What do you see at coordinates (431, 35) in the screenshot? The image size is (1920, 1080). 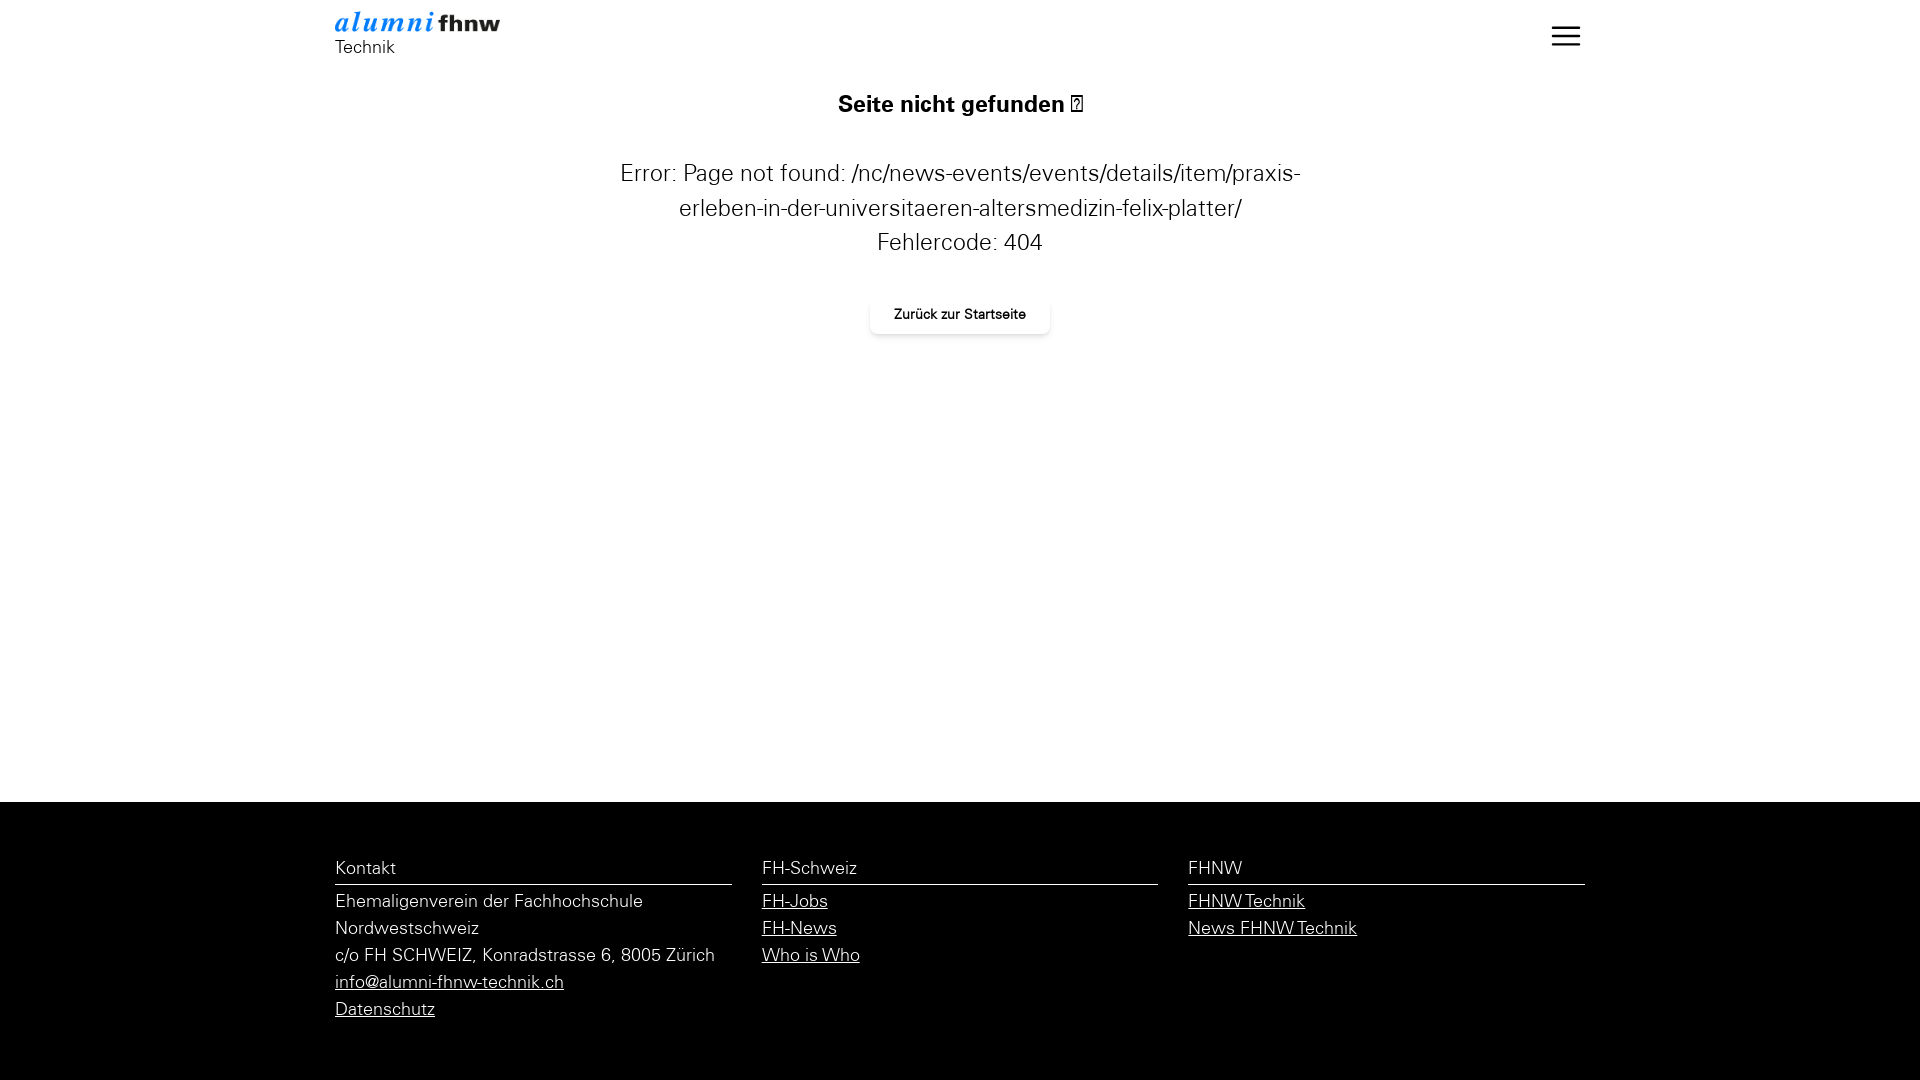 I see `'Technik'` at bounding box center [431, 35].